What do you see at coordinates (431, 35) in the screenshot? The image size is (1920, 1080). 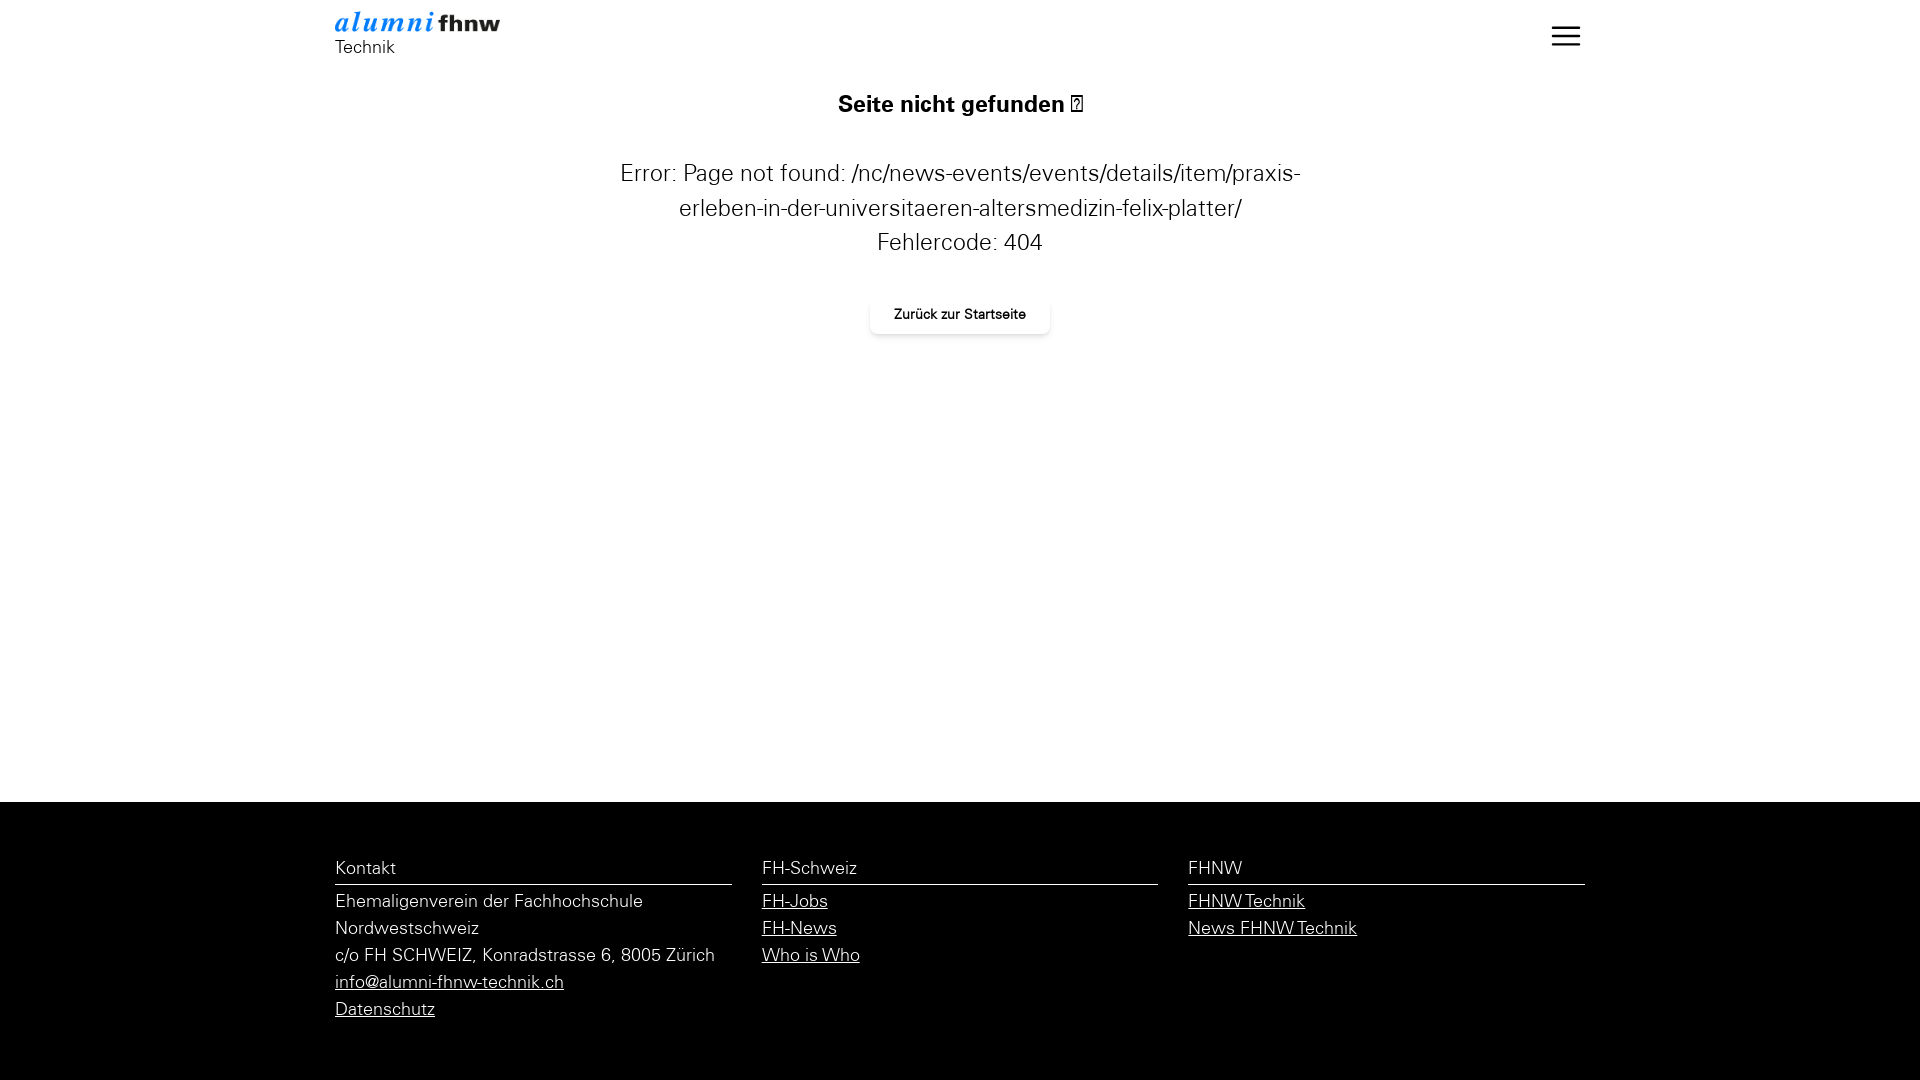 I see `'Technik'` at bounding box center [431, 35].